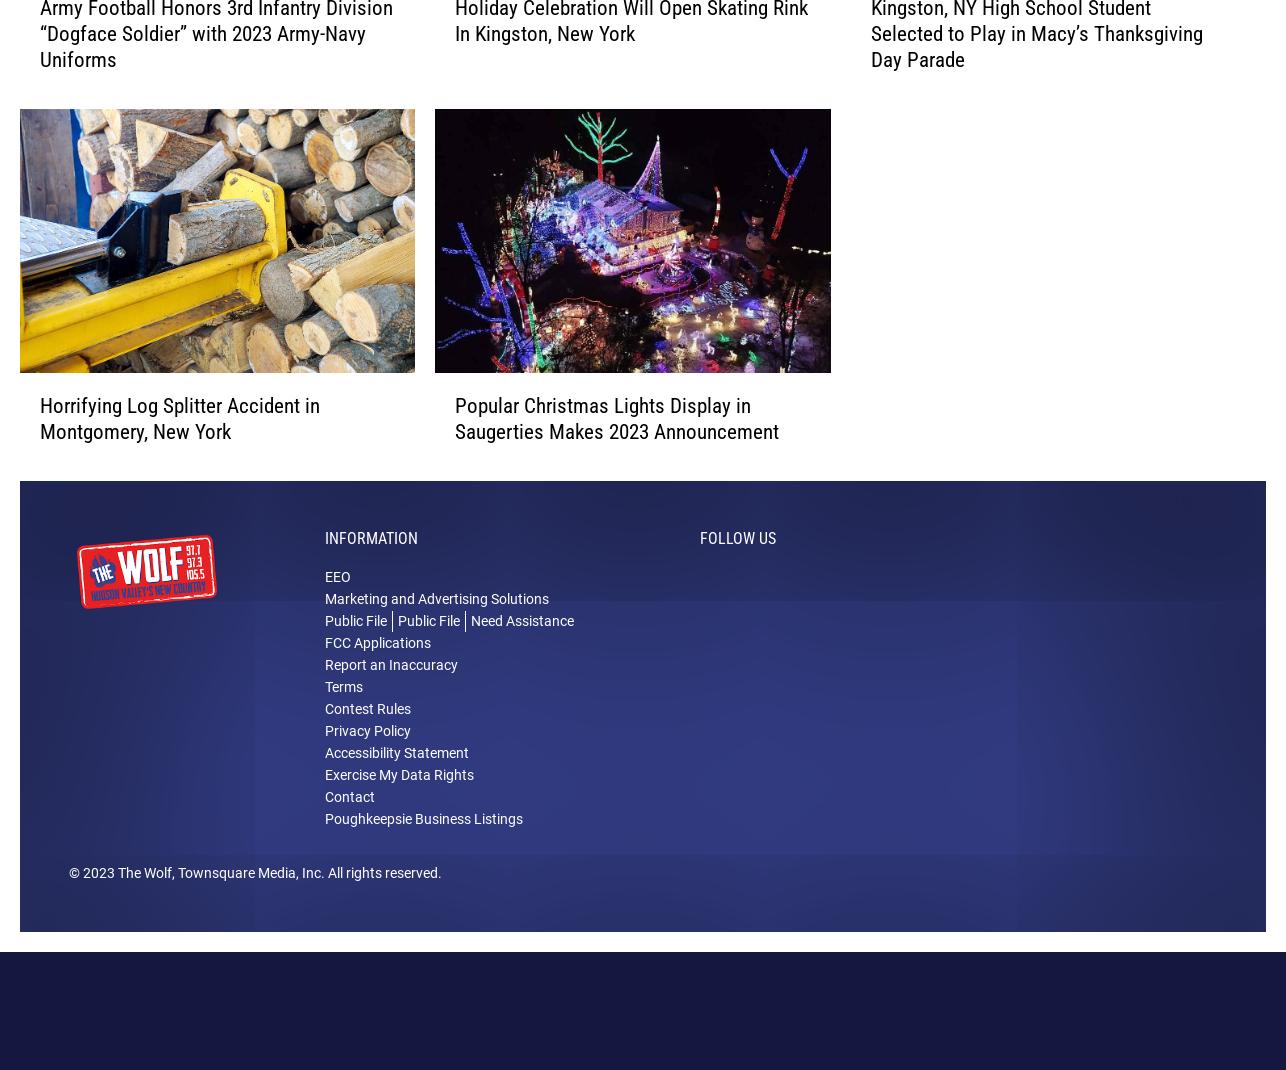 The width and height of the screenshot is (1286, 1070). What do you see at coordinates (422, 850) in the screenshot?
I see `'Poughkeepsie Business Listings'` at bounding box center [422, 850].